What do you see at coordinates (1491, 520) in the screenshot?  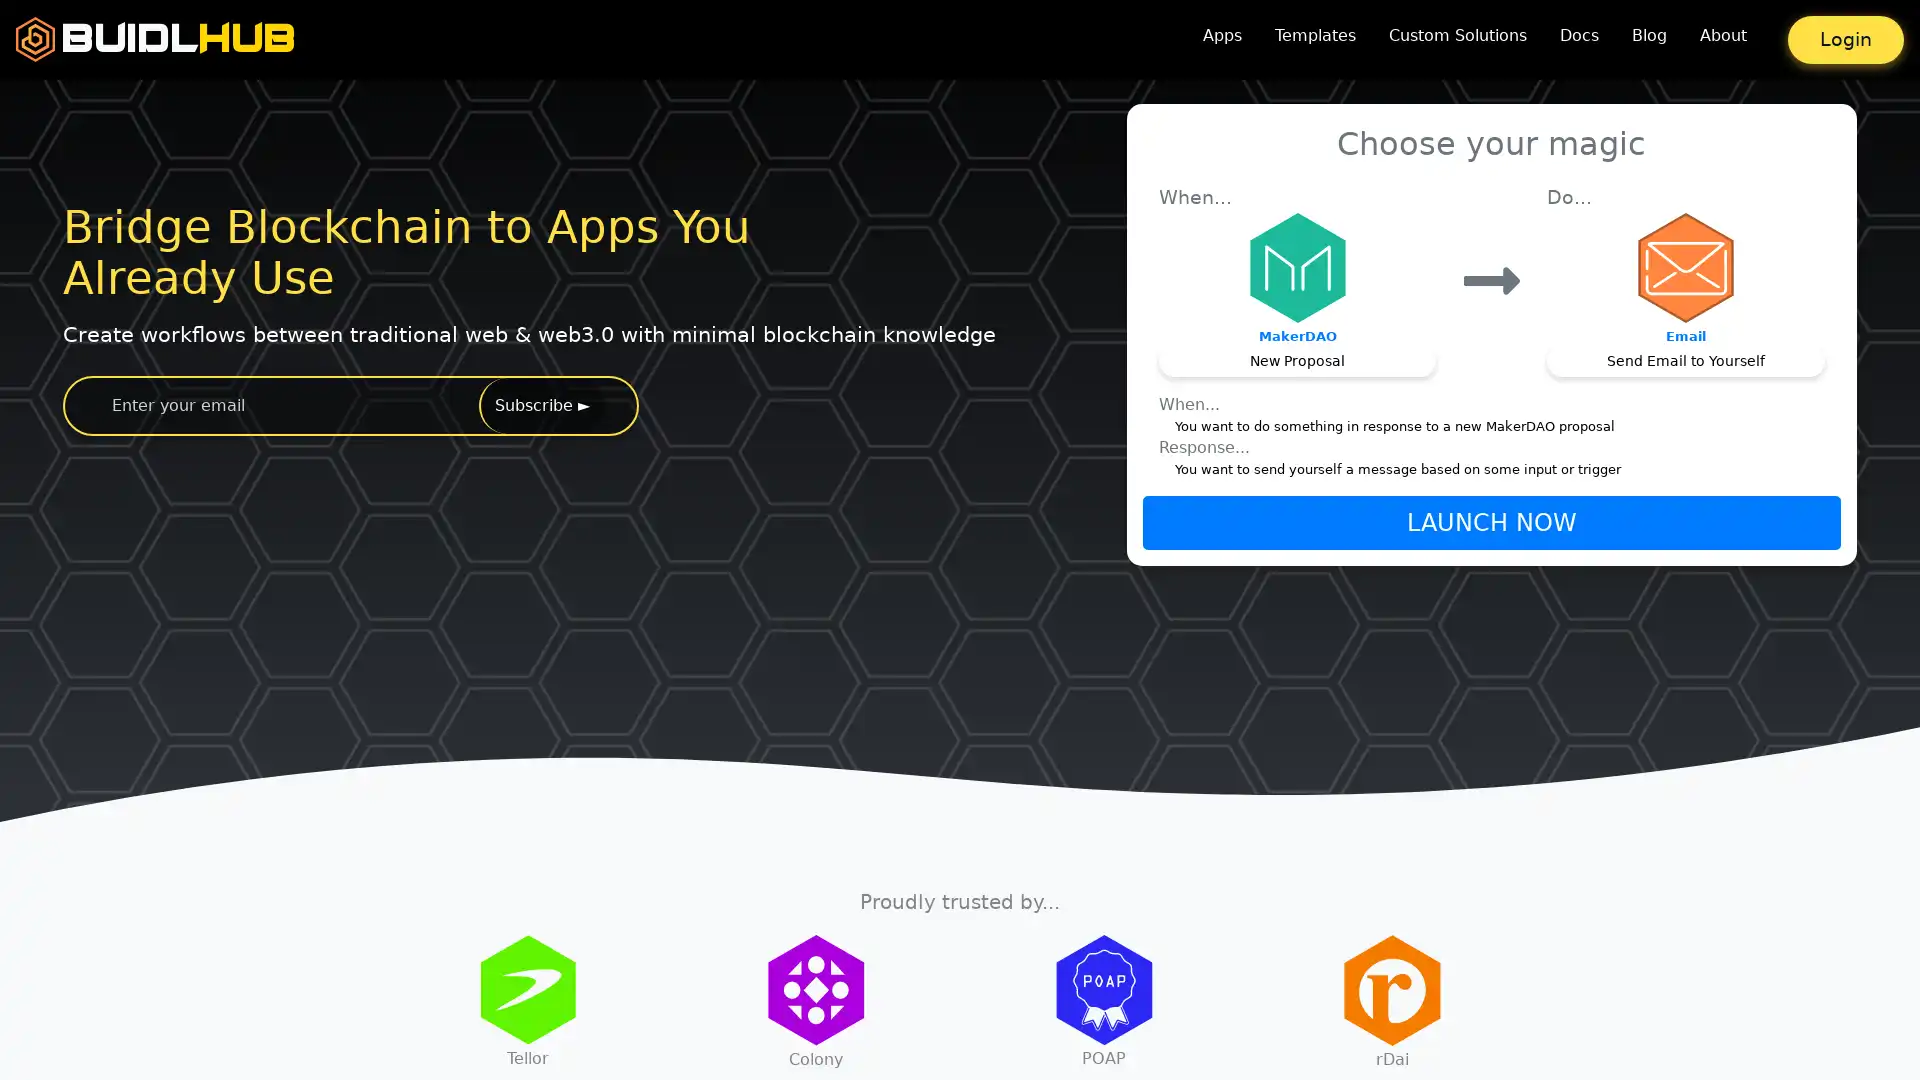 I see `LAUNCH NOW` at bounding box center [1491, 520].